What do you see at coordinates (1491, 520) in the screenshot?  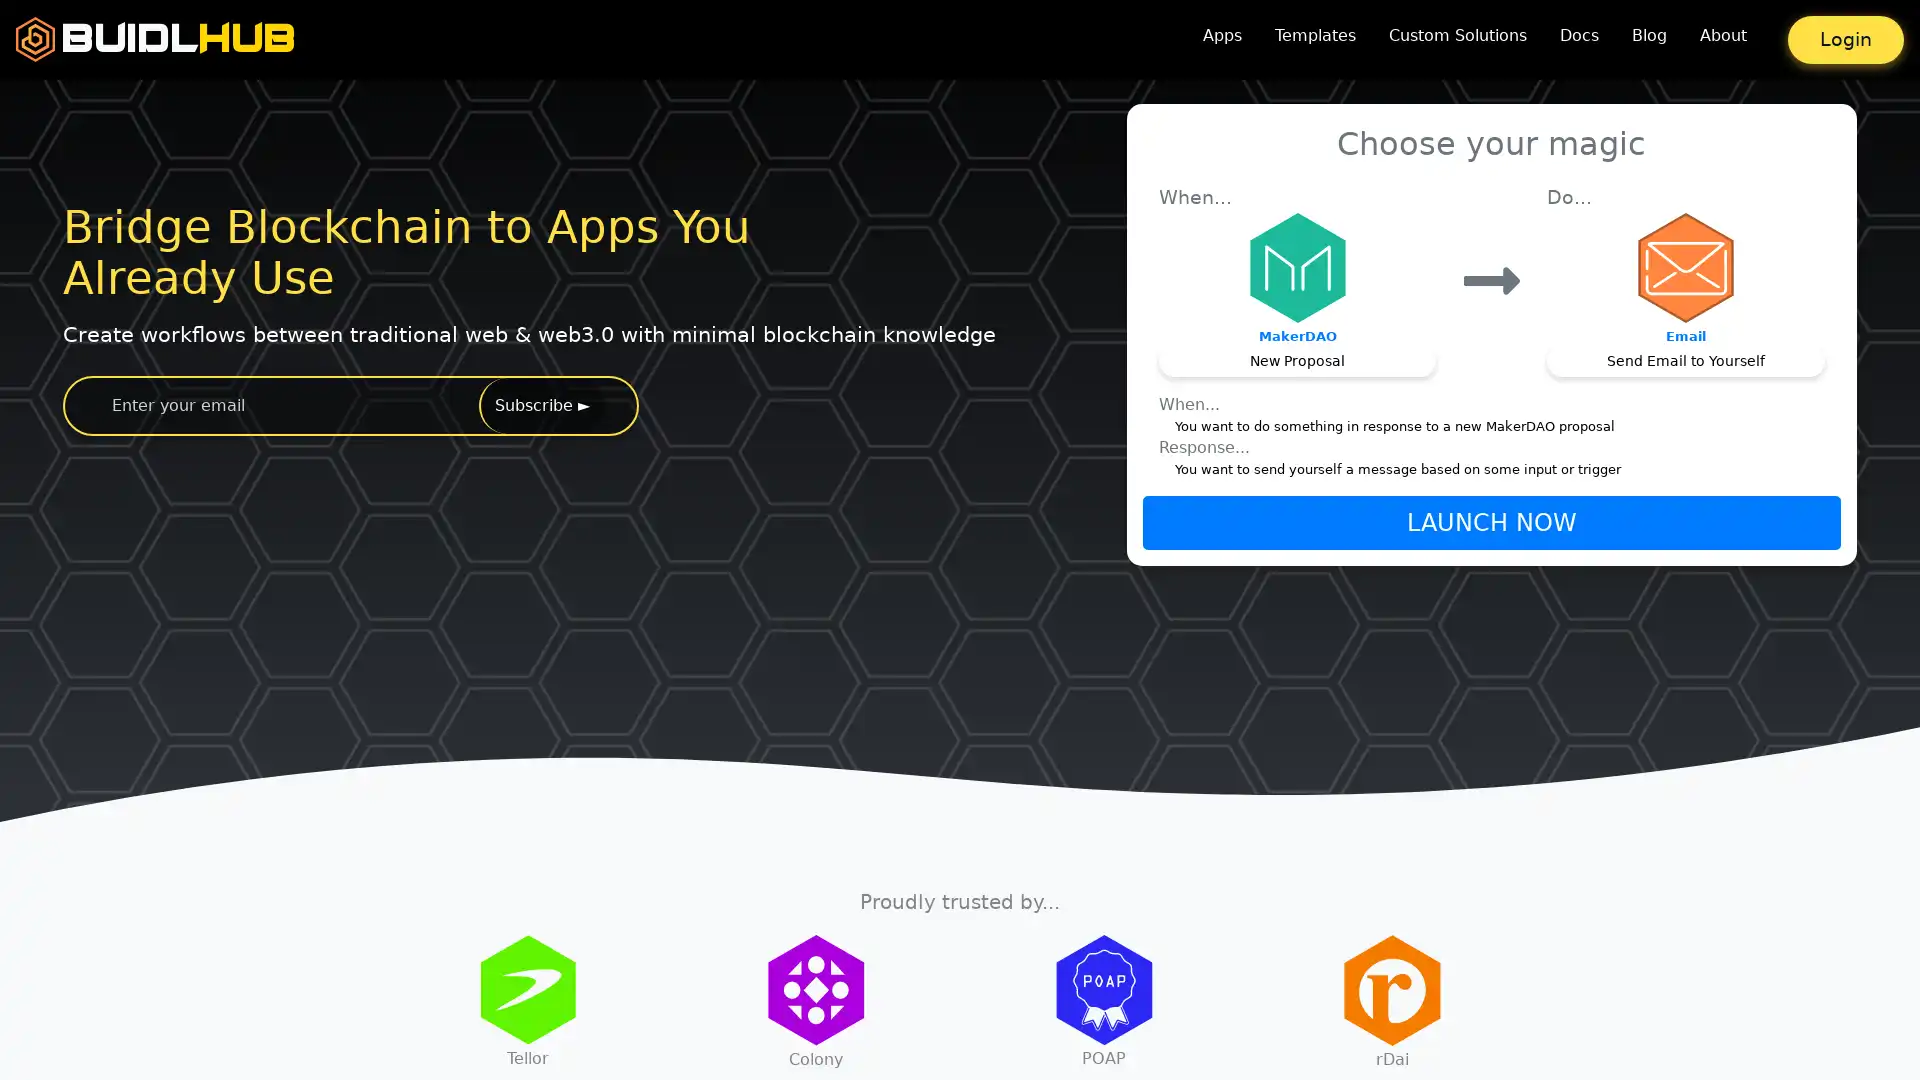 I see `LAUNCH NOW` at bounding box center [1491, 520].